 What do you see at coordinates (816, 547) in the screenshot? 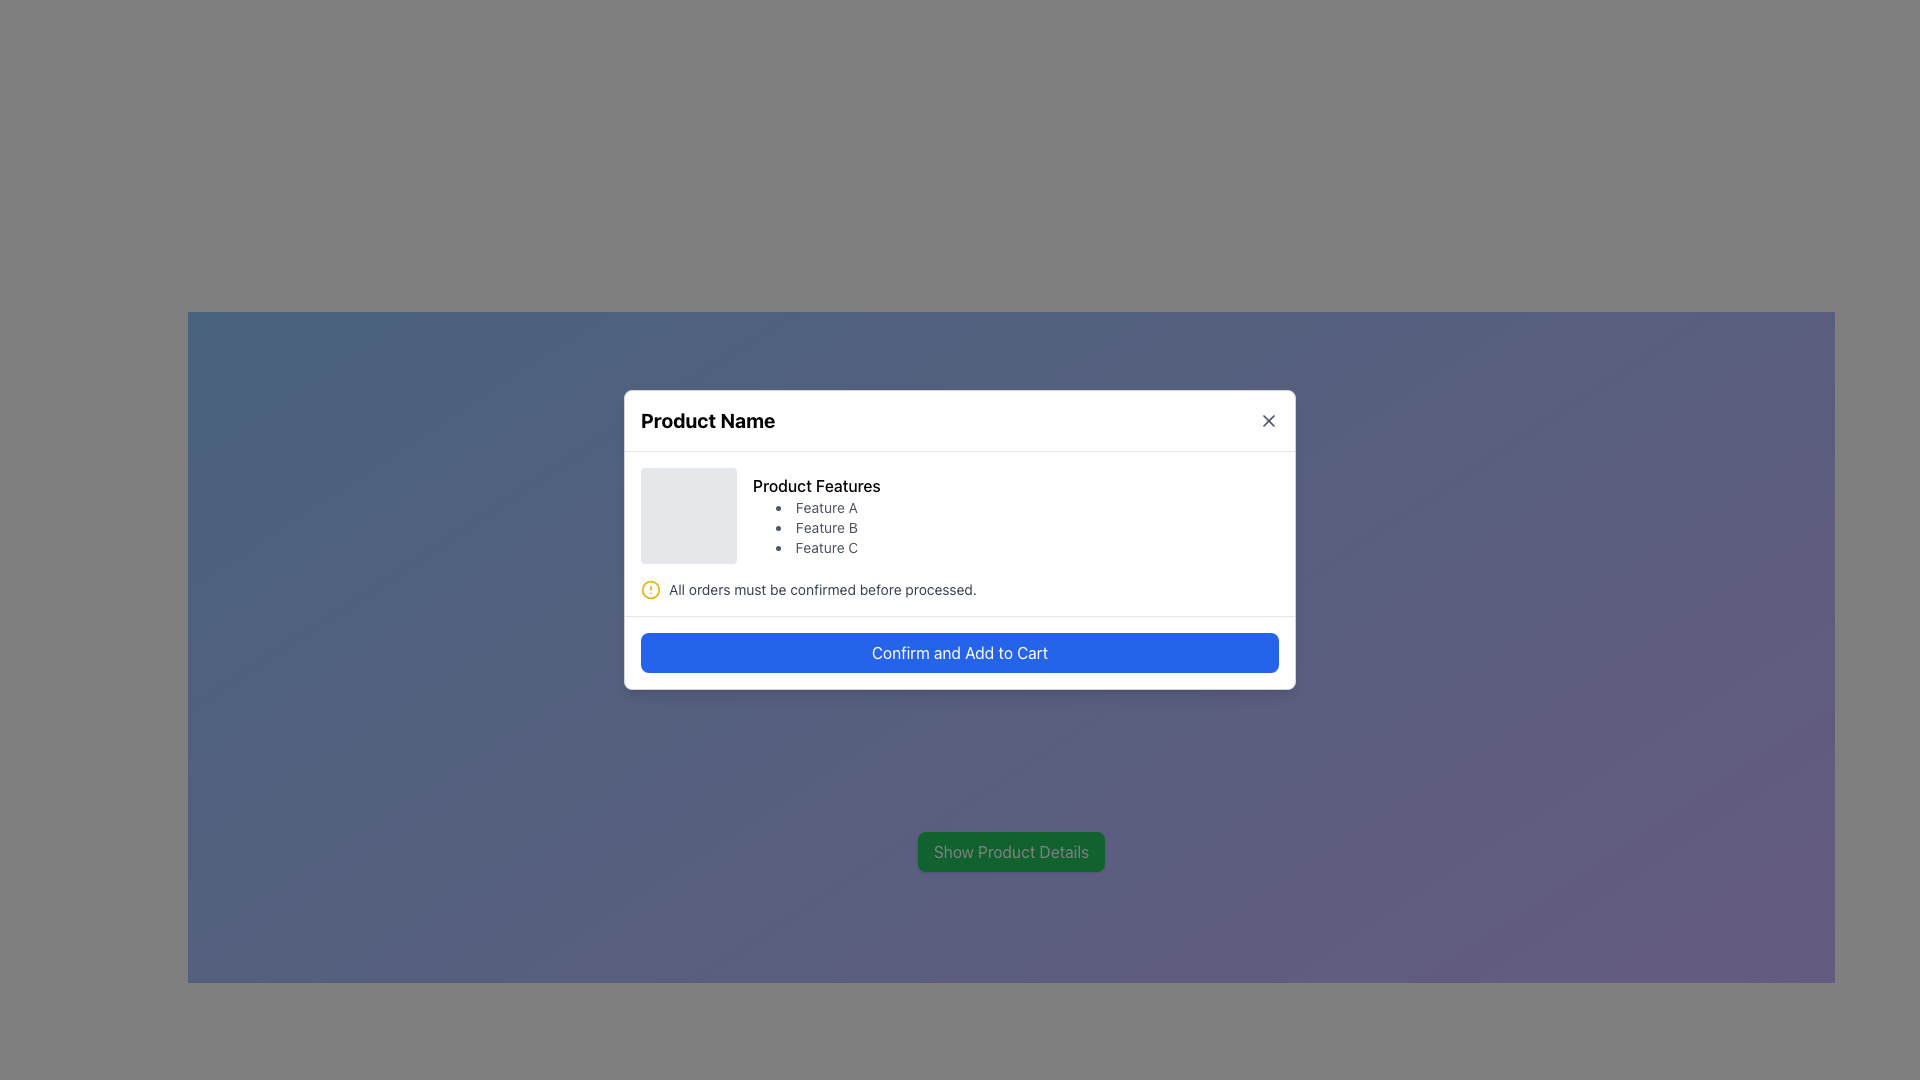
I see `the third item in the bulleted list indicating a specific feature of the product, located in the modal dialog box under 'Product Features'` at bounding box center [816, 547].